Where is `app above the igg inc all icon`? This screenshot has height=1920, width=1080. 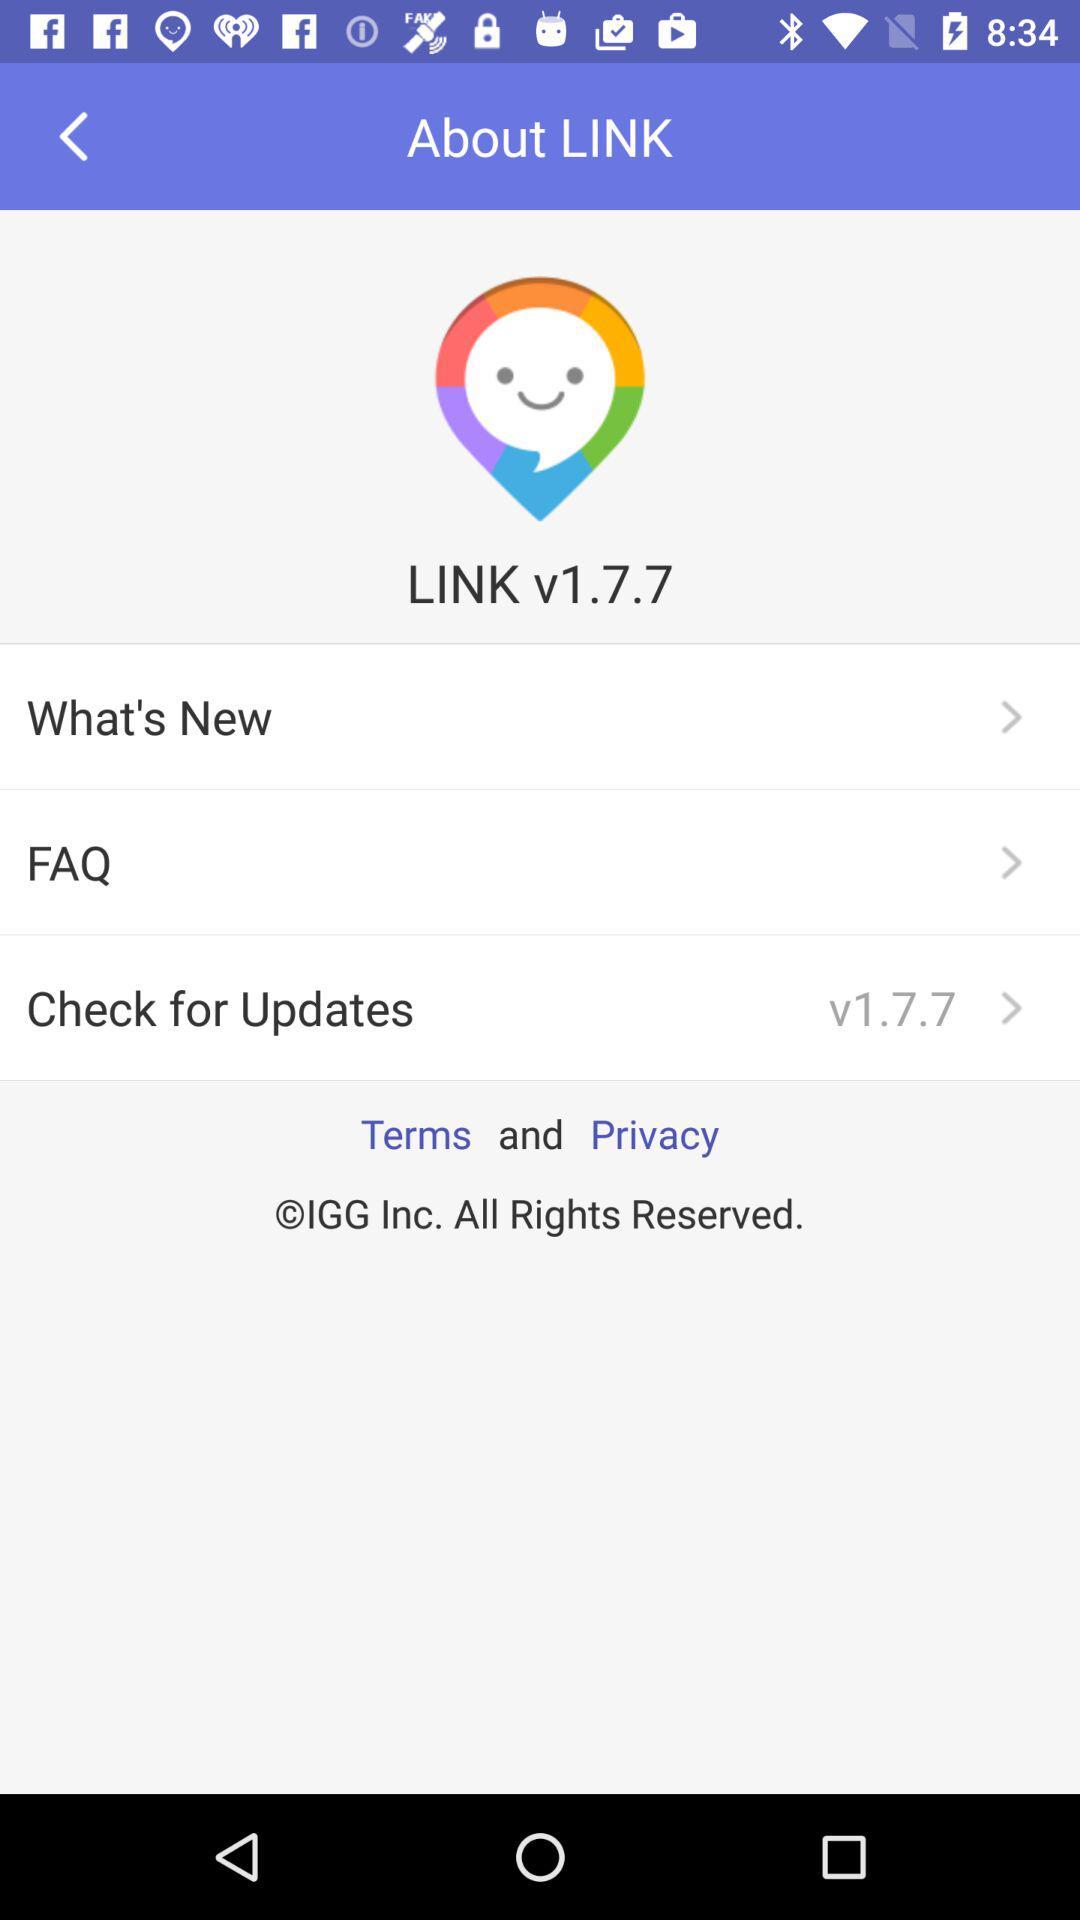 app above the igg inc all icon is located at coordinates (654, 1133).